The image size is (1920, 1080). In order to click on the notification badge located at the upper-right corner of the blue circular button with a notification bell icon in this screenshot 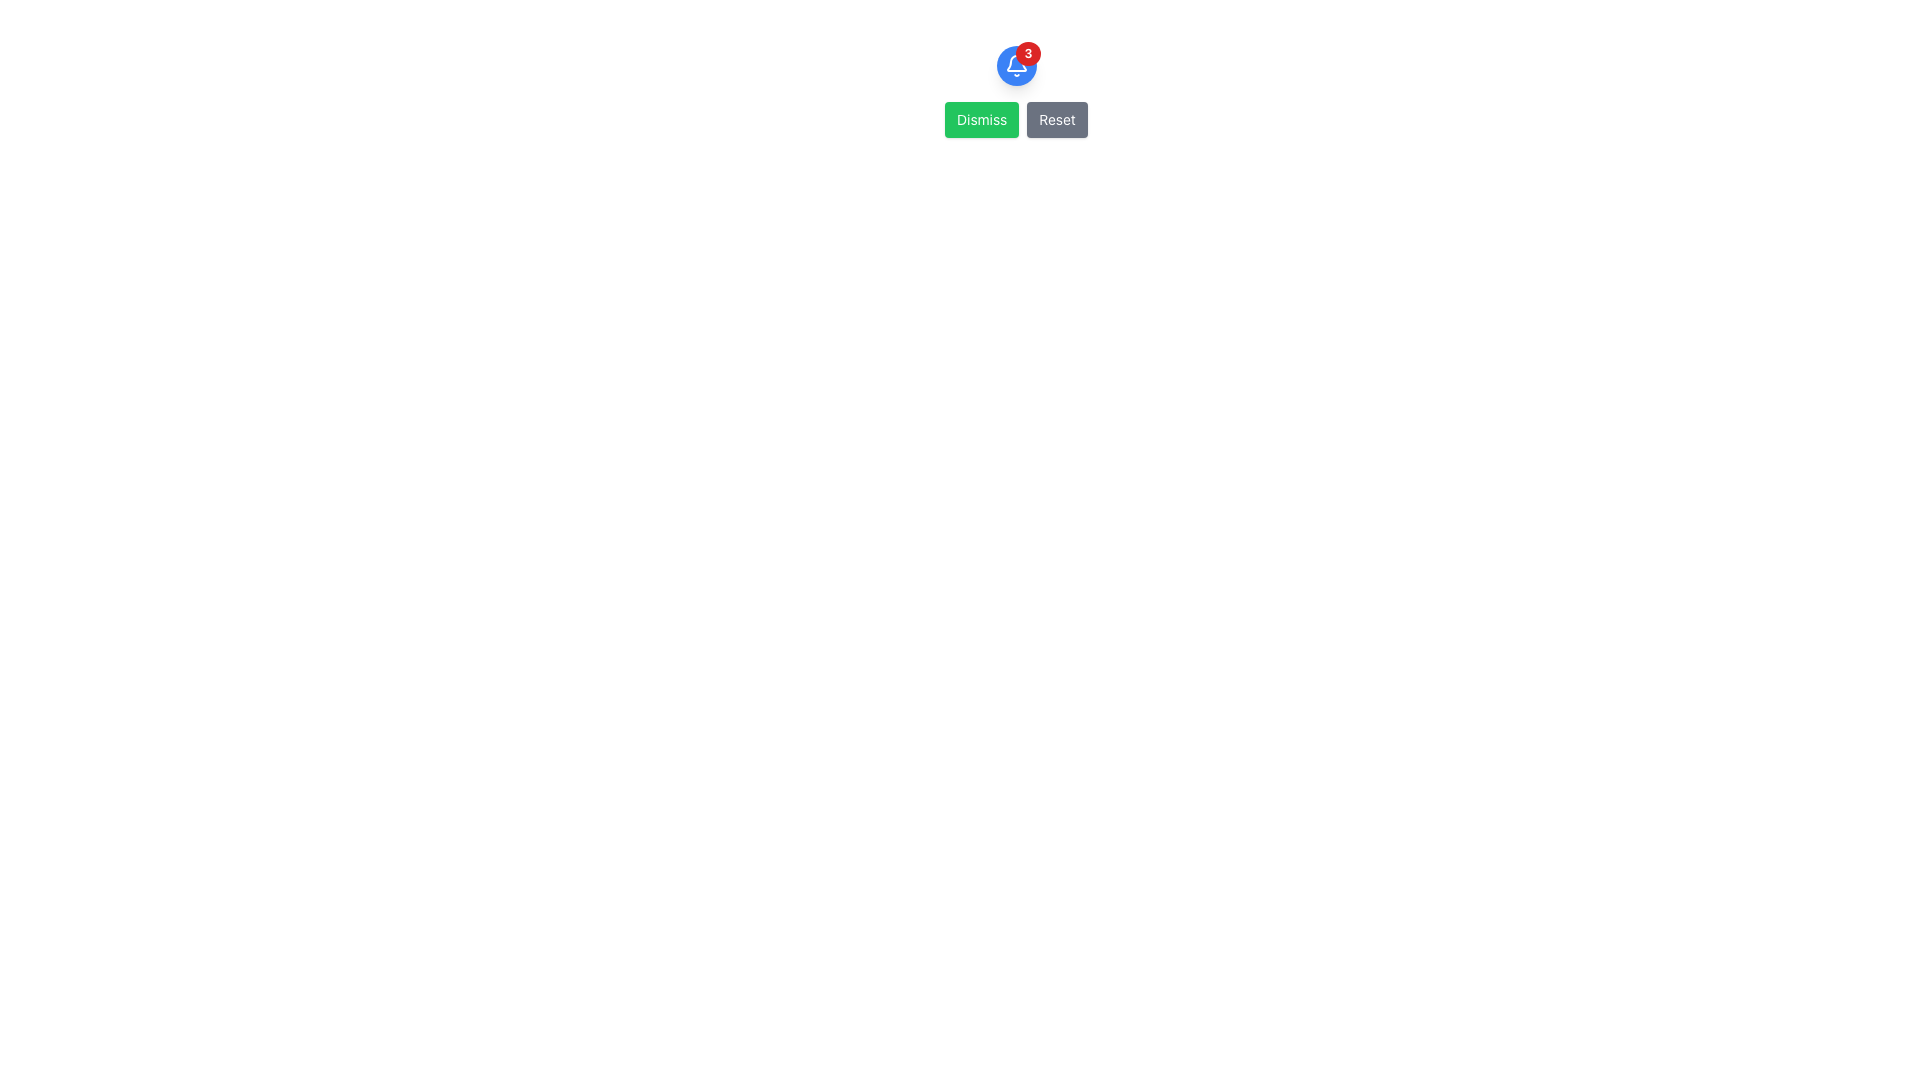, I will do `click(1028, 53)`.